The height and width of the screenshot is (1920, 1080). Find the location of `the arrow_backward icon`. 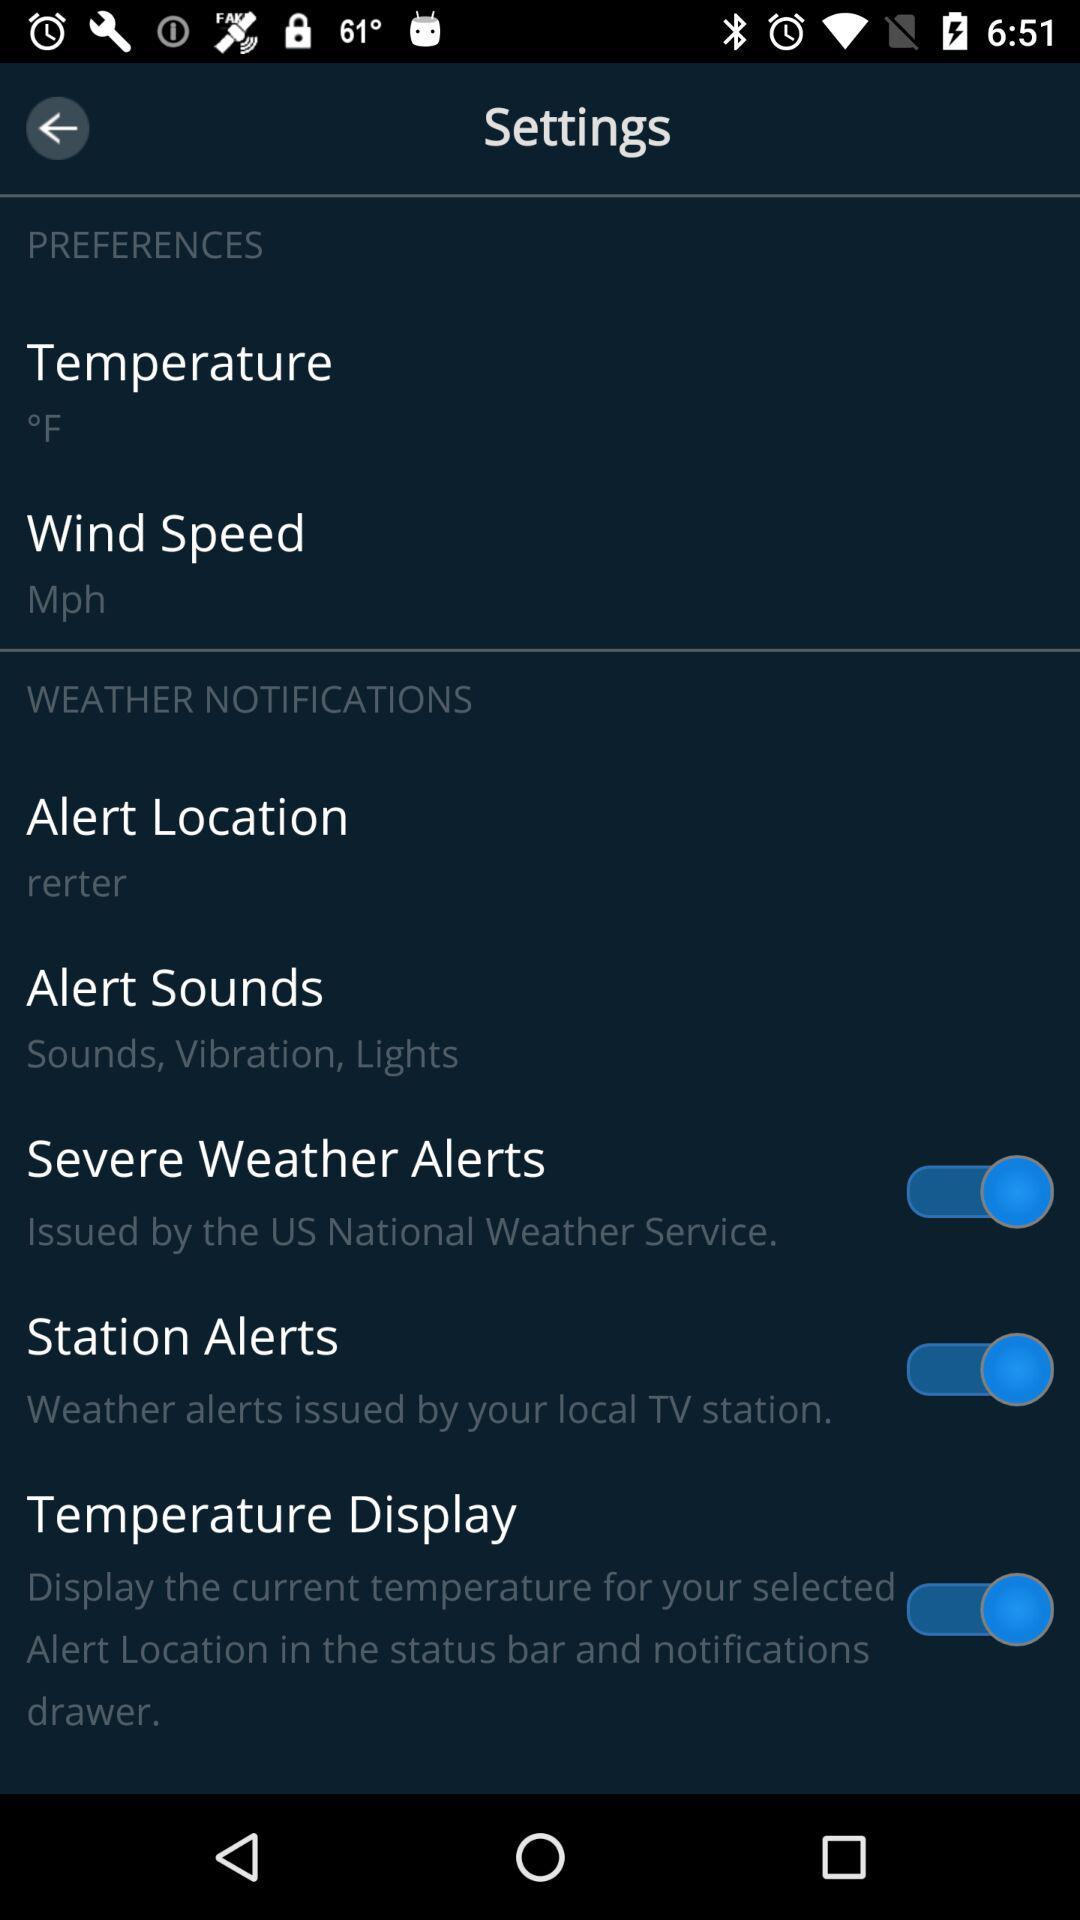

the arrow_backward icon is located at coordinates (56, 127).